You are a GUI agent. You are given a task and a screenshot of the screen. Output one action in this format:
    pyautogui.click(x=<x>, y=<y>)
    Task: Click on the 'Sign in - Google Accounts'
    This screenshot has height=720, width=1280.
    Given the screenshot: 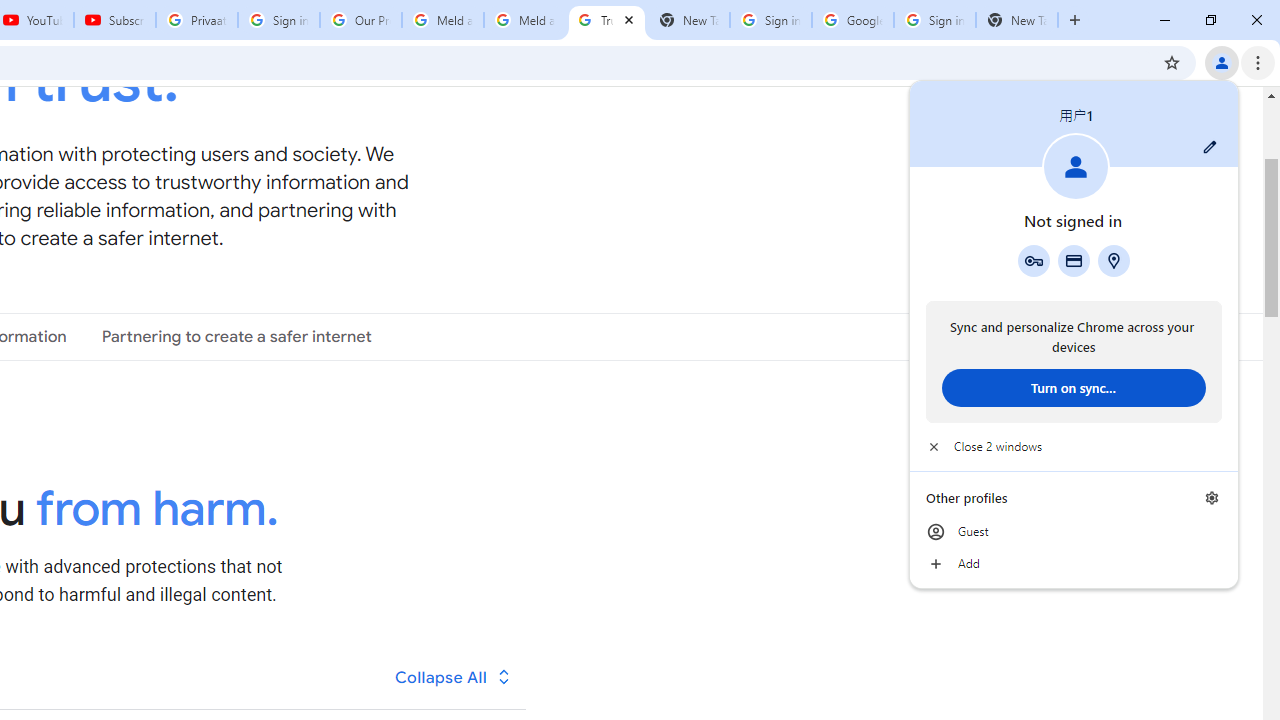 What is the action you would take?
    pyautogui.click(x=934, y=20)
    